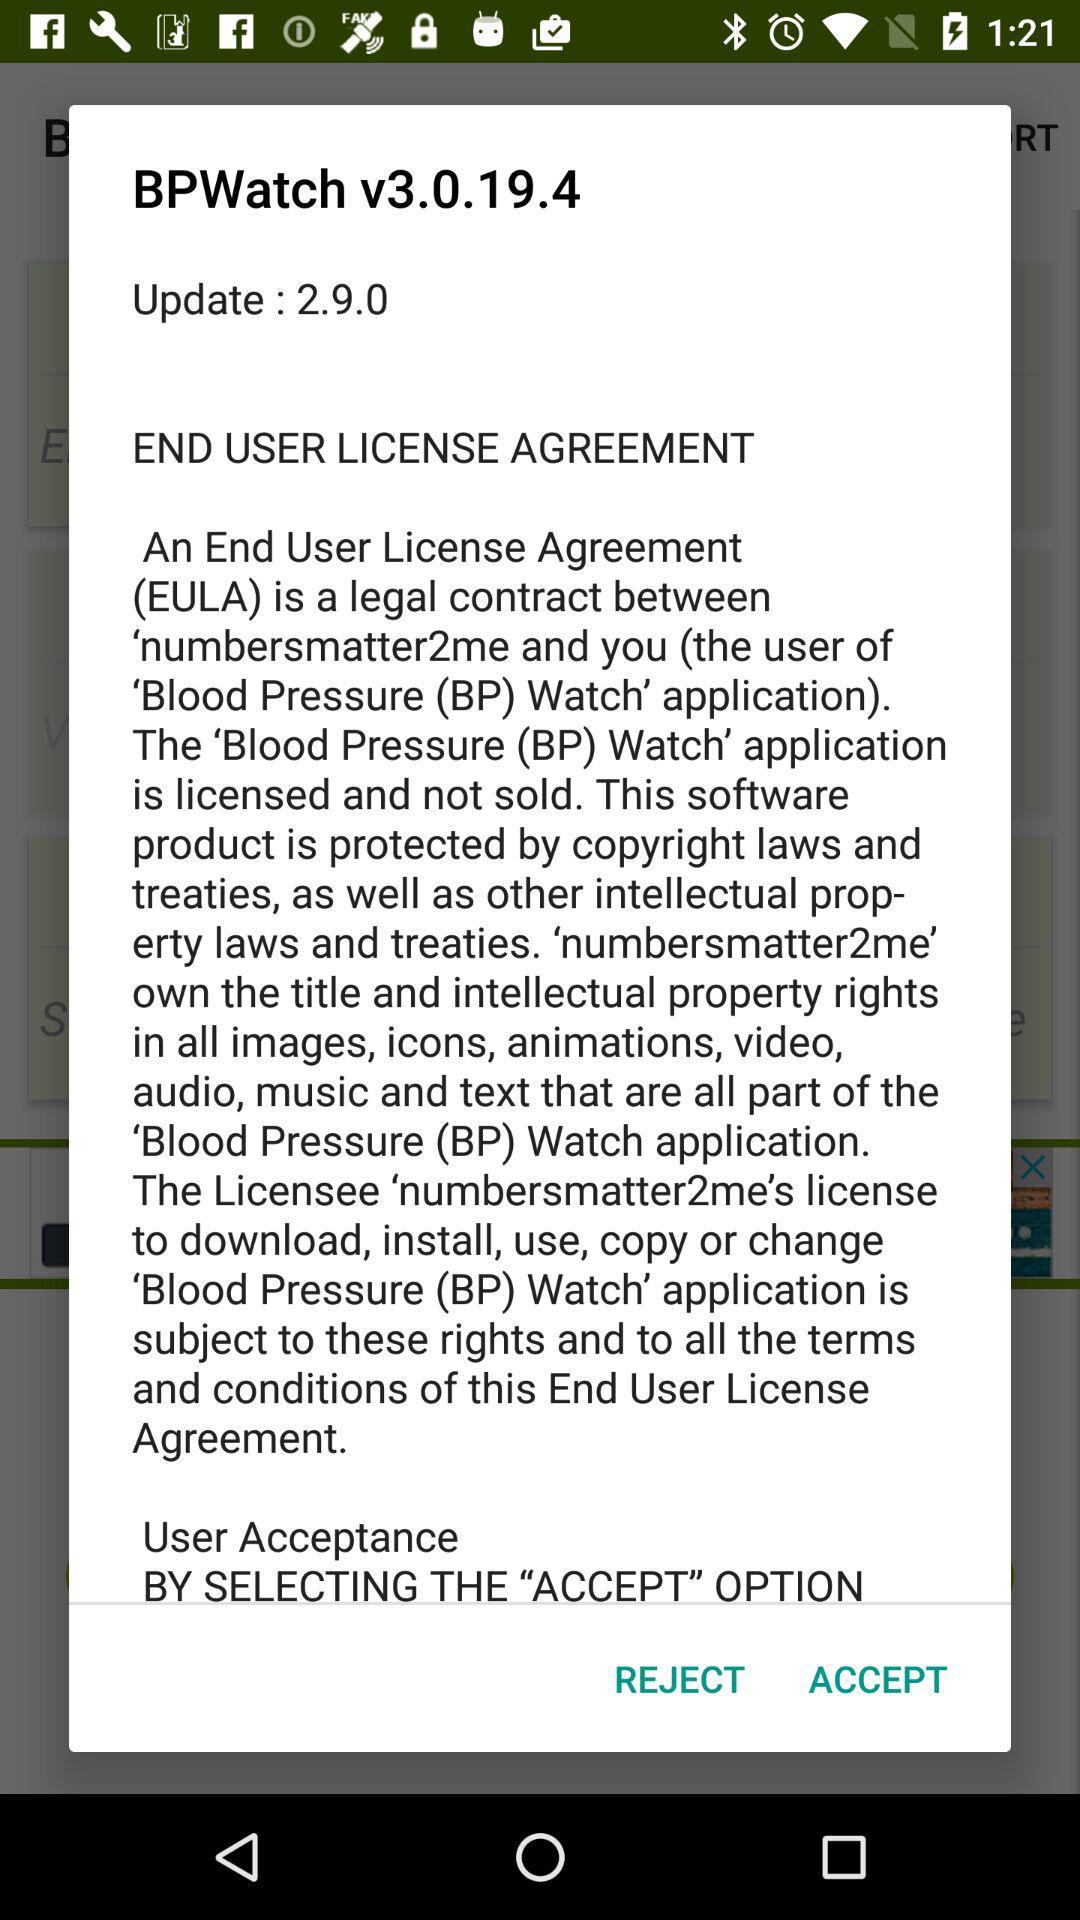 This screenshot has height=1920, width=1080. What do you see at coordinates (678, 1678) in the screenshot?
I see `item next to accept` at bounding box center [678, 1678].